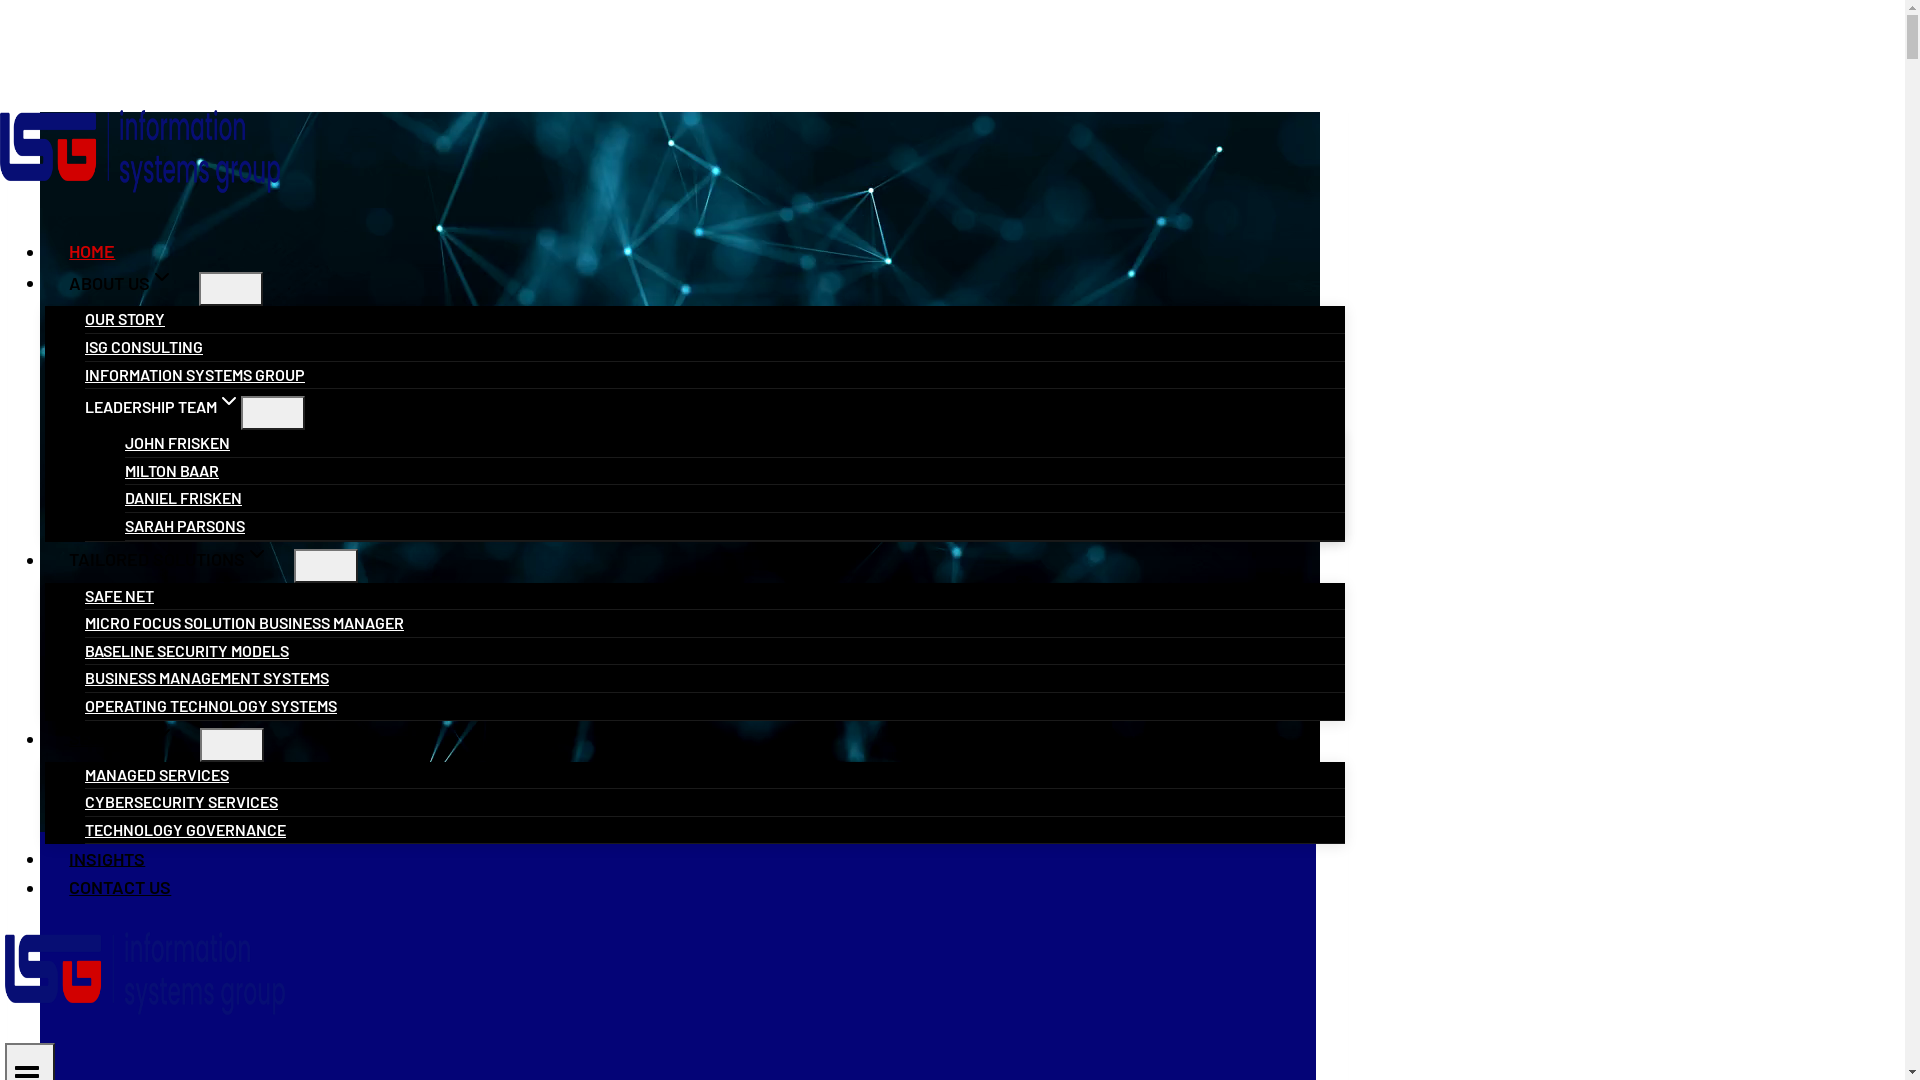 This screenshot has height=1080, width=1920. I want to click on 'SERVICESEXPAND', so click(121, 737).